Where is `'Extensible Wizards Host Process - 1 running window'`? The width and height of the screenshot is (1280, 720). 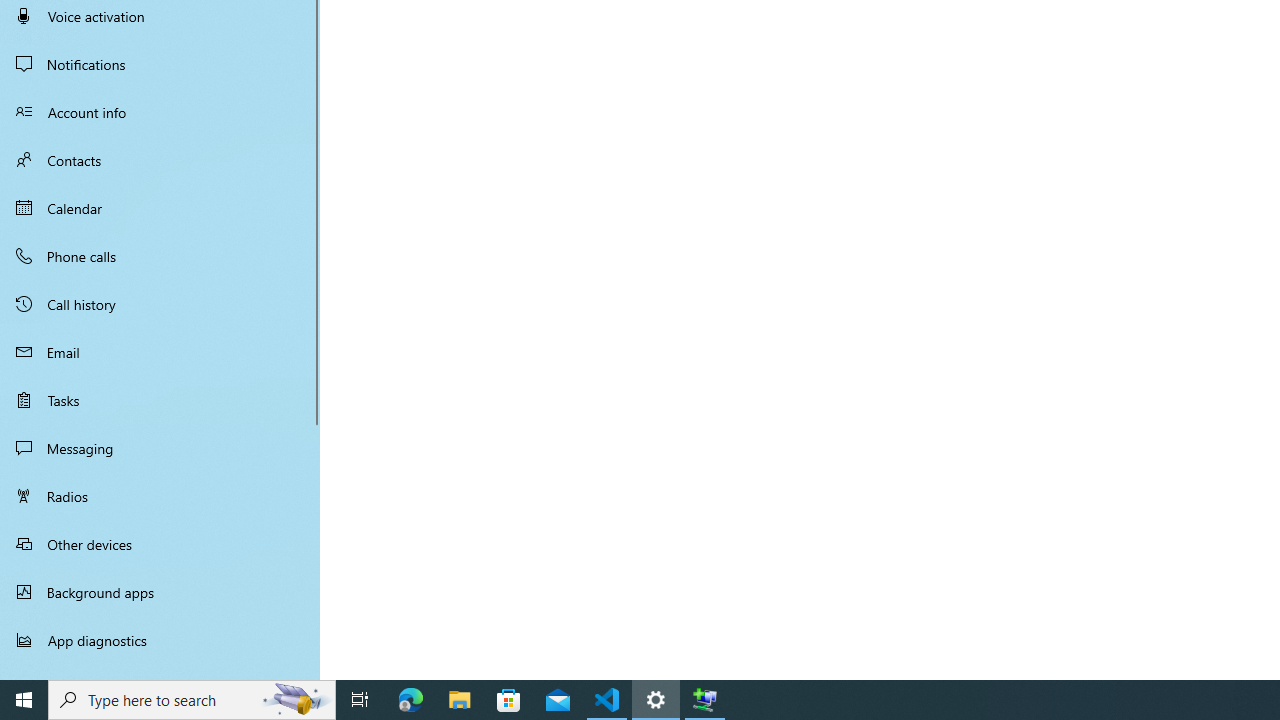 'Extensible Wizards Host Process - 1 running window' is located at coordinates (705, 698).